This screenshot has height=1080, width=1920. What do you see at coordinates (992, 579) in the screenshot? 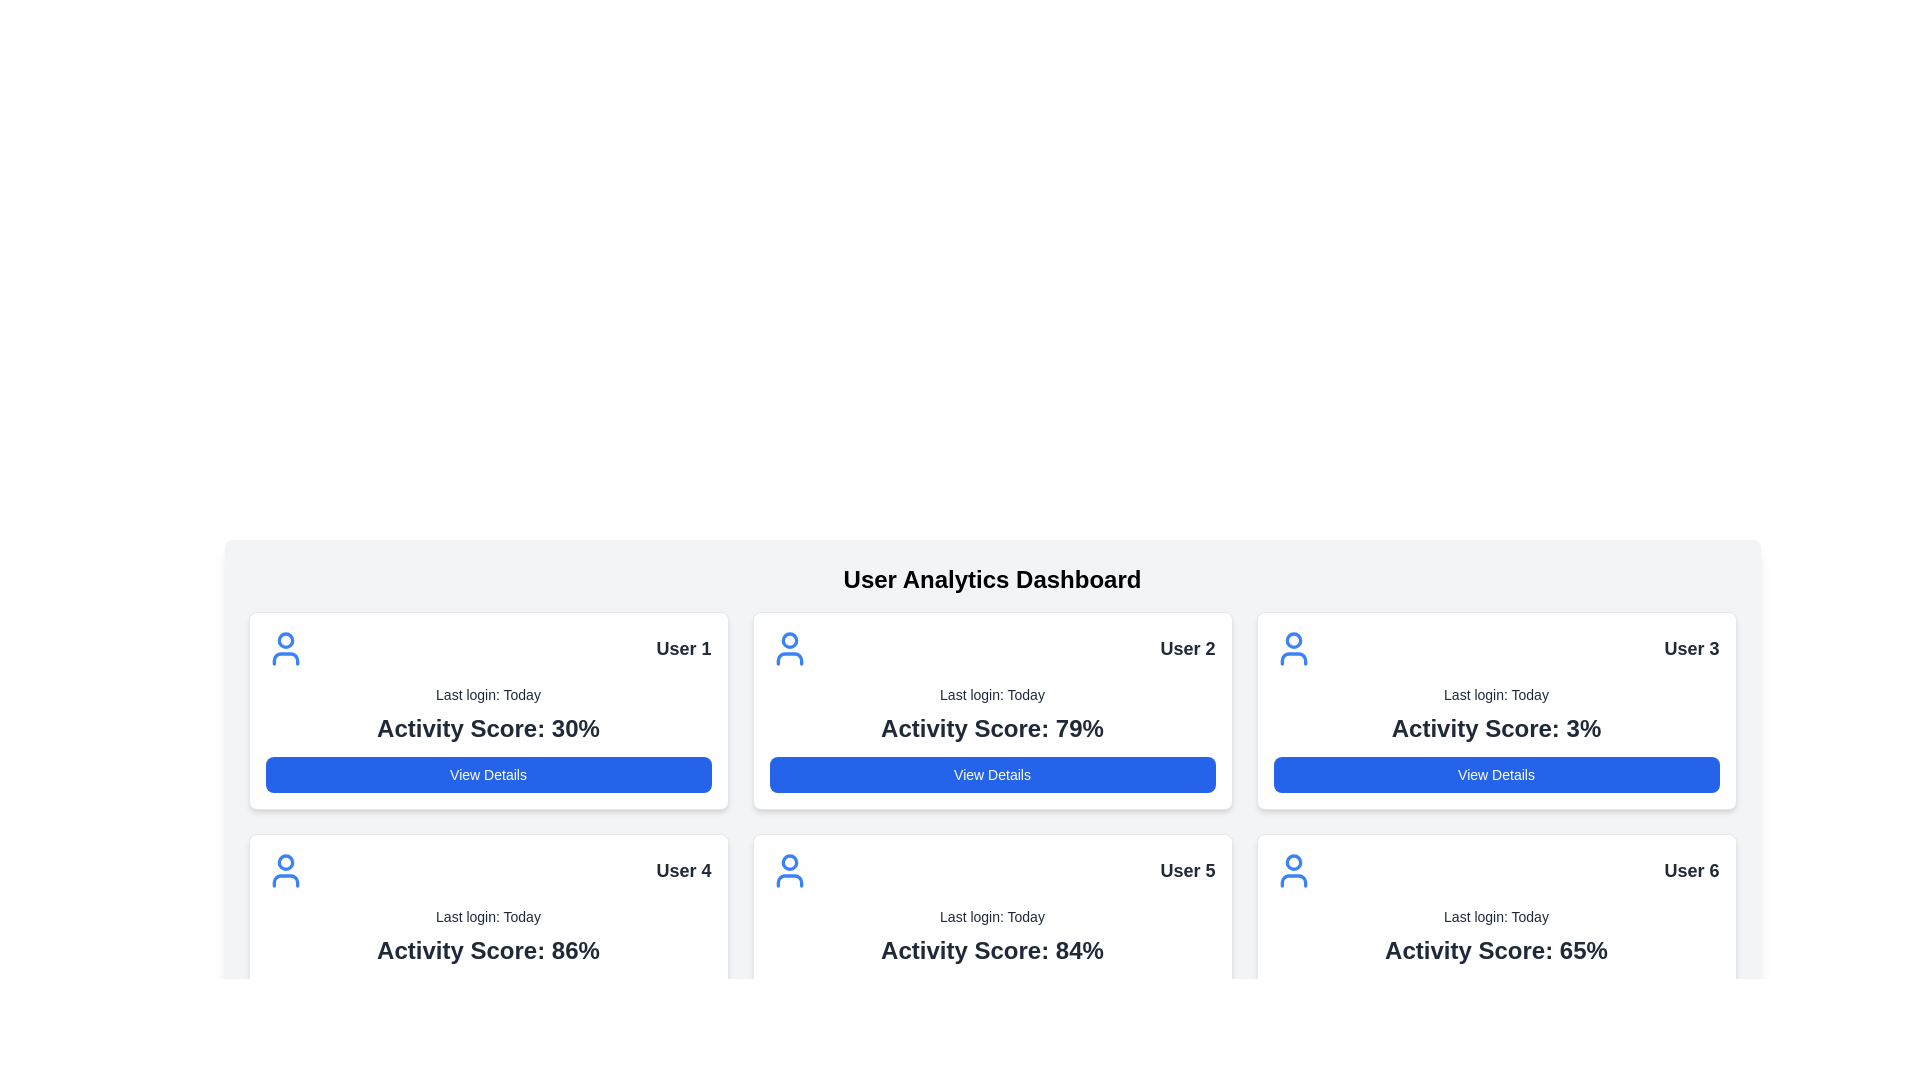
I see `text from the centered title element labeled 'User Analytics Dashboard', which is styled in bold and positioned above the user information cards` at bounding box center [992, 579].